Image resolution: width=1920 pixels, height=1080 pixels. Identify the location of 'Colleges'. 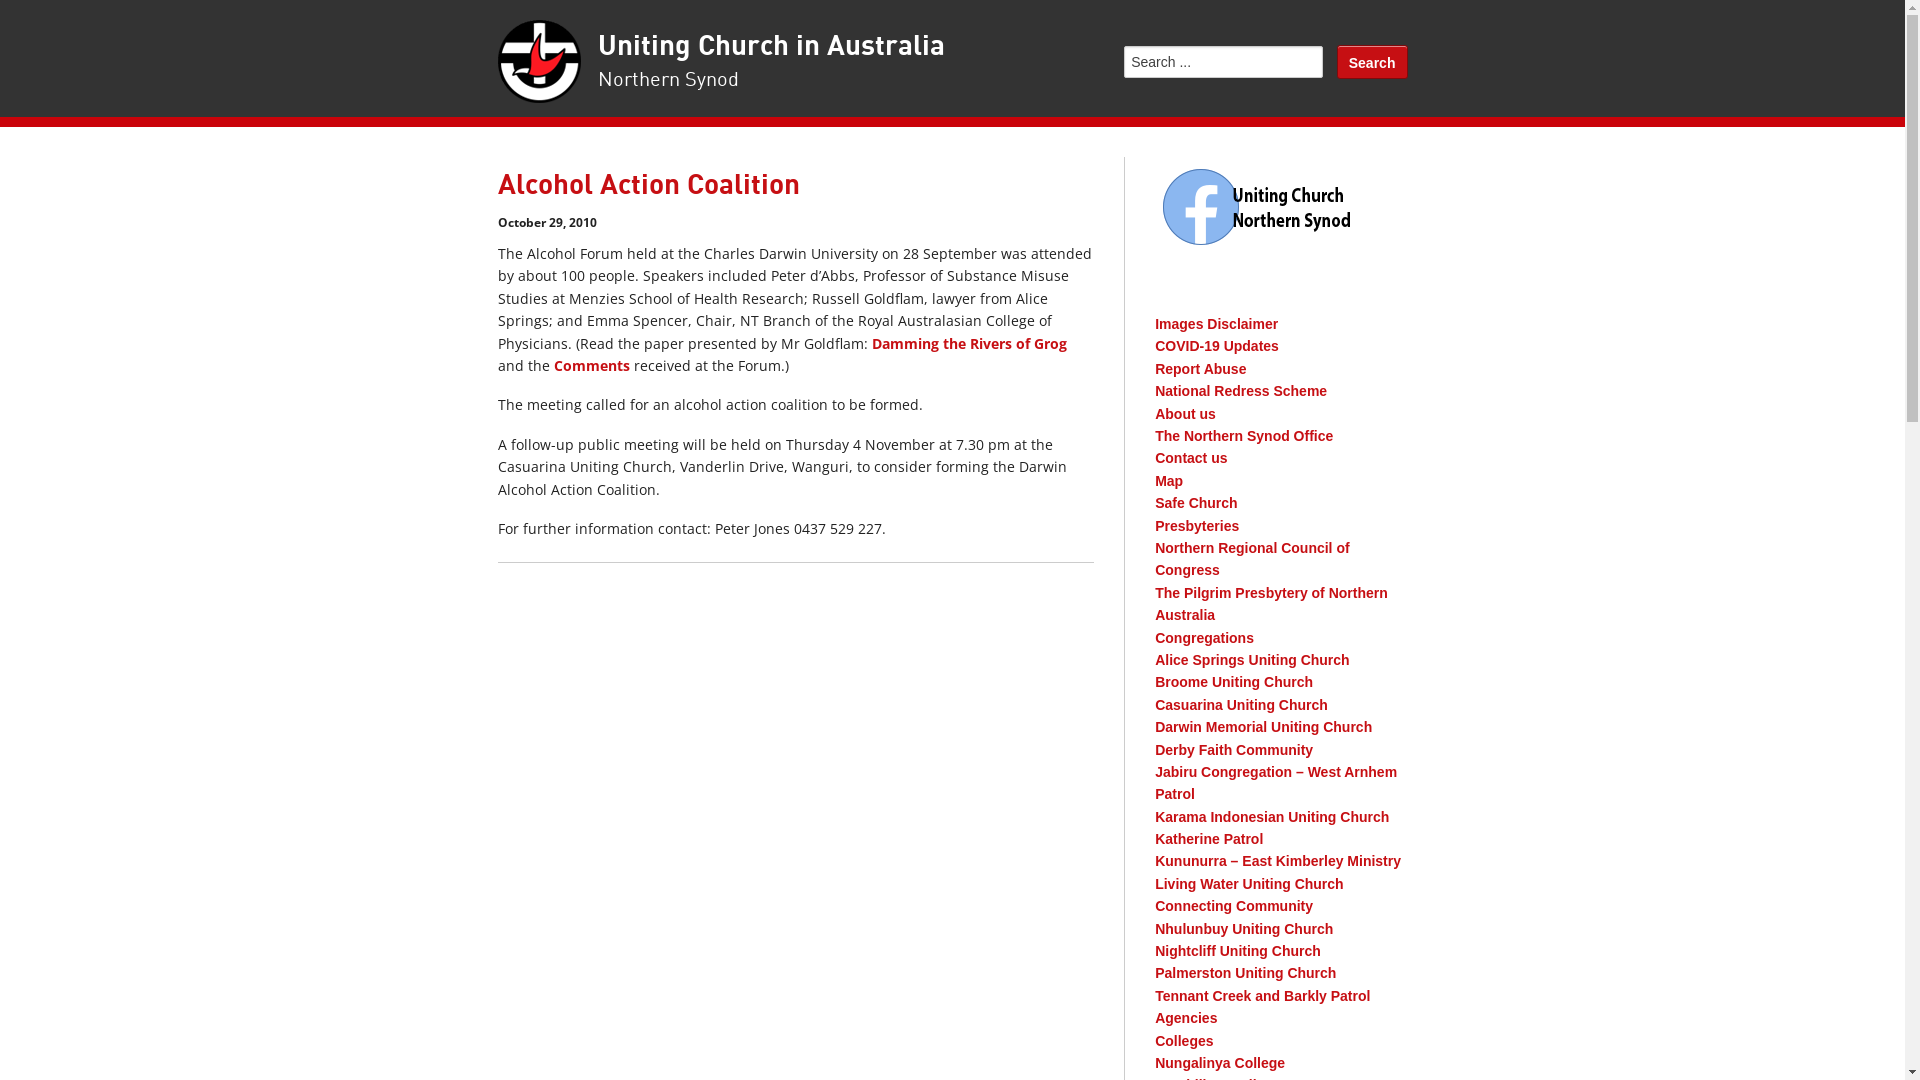
(1184, 1040).